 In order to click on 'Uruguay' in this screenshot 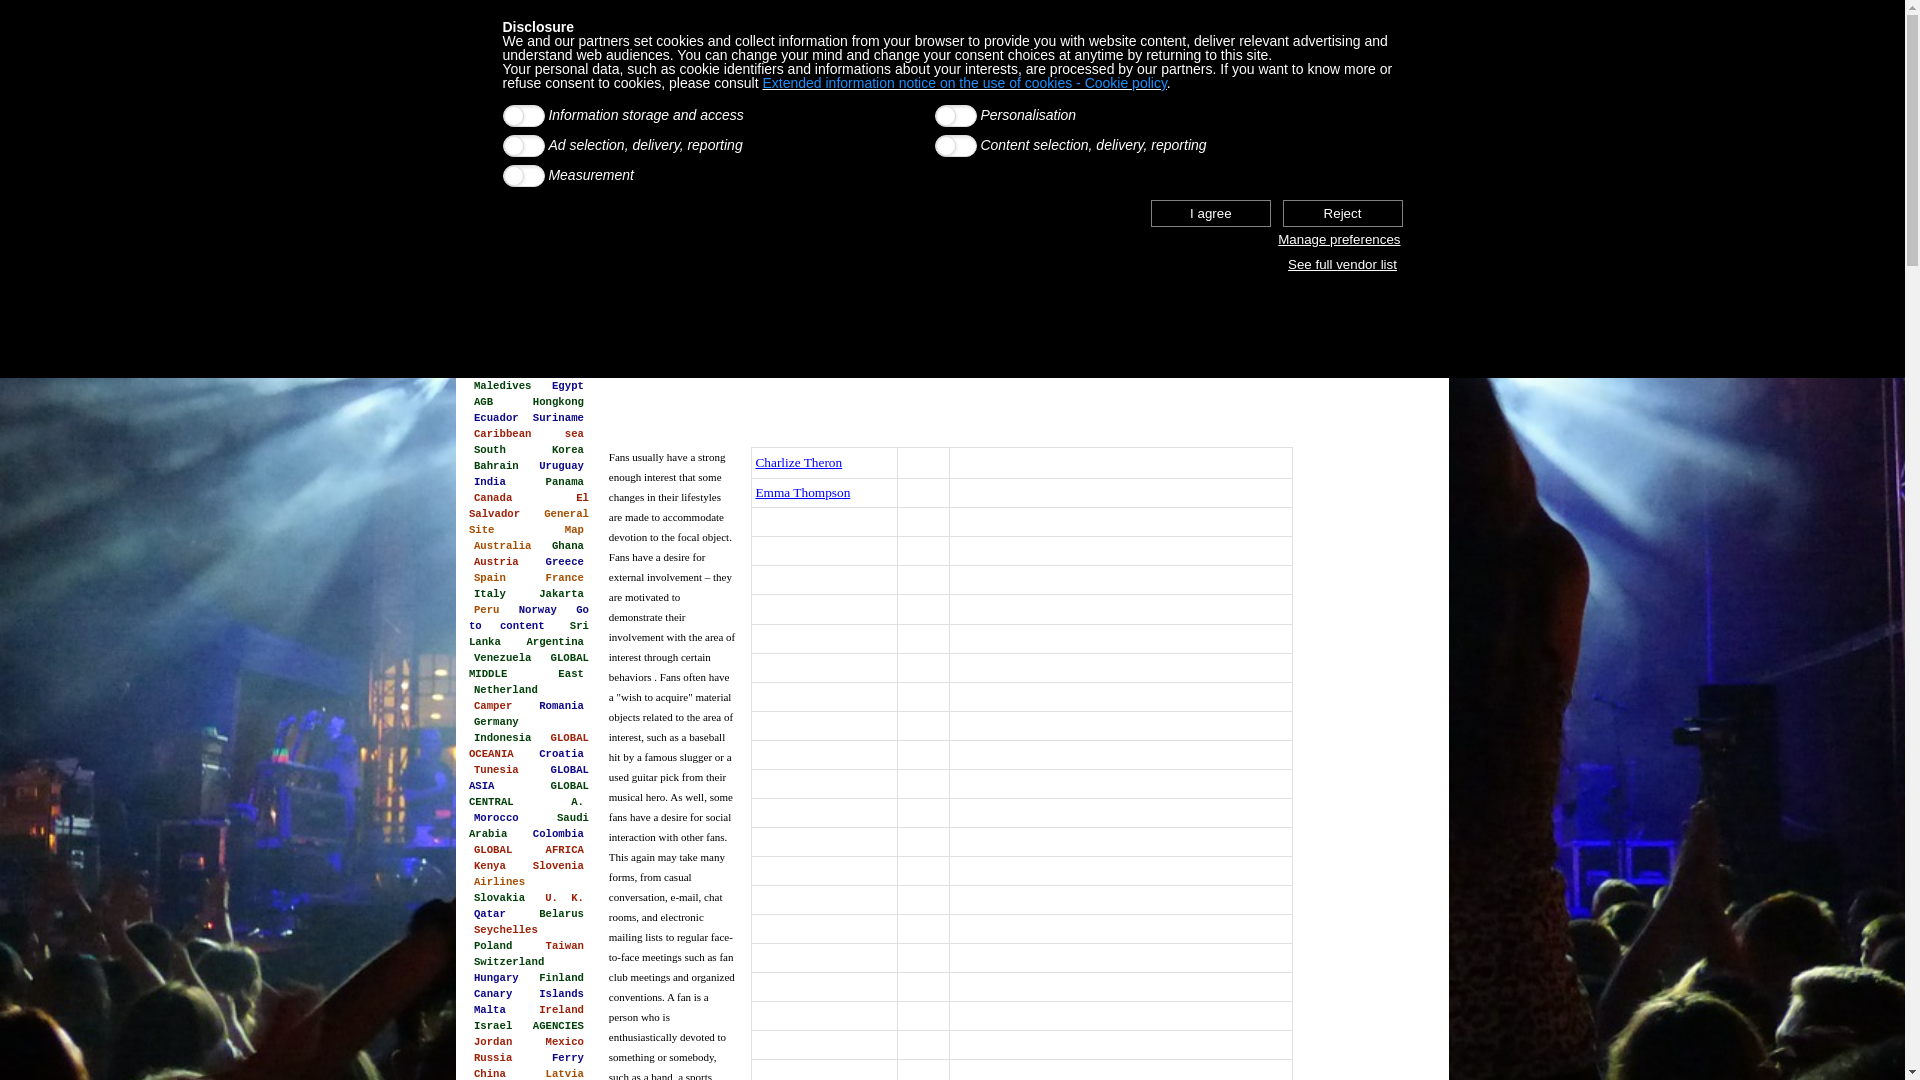, I will do `click(560, 466)`.